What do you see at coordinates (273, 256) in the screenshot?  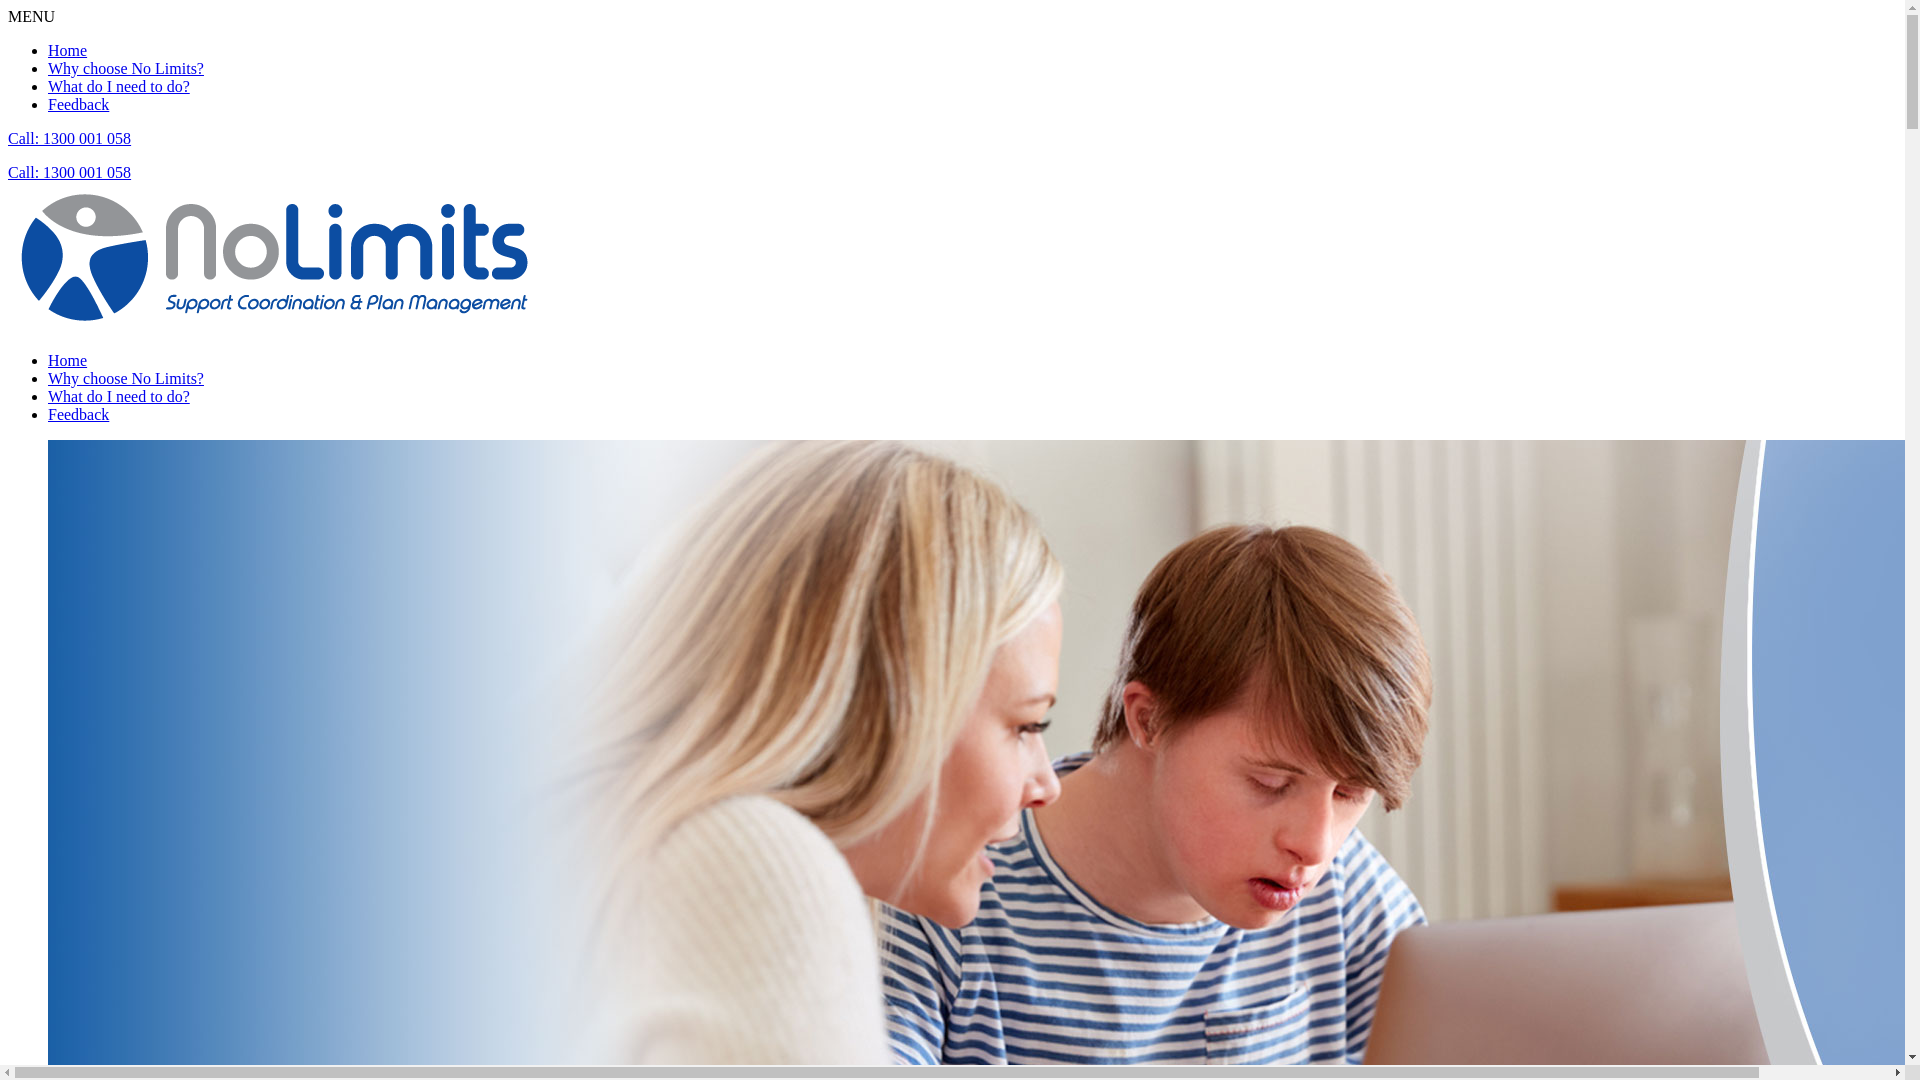 I see `'Push Productions'` at bounding box center [273, 256].